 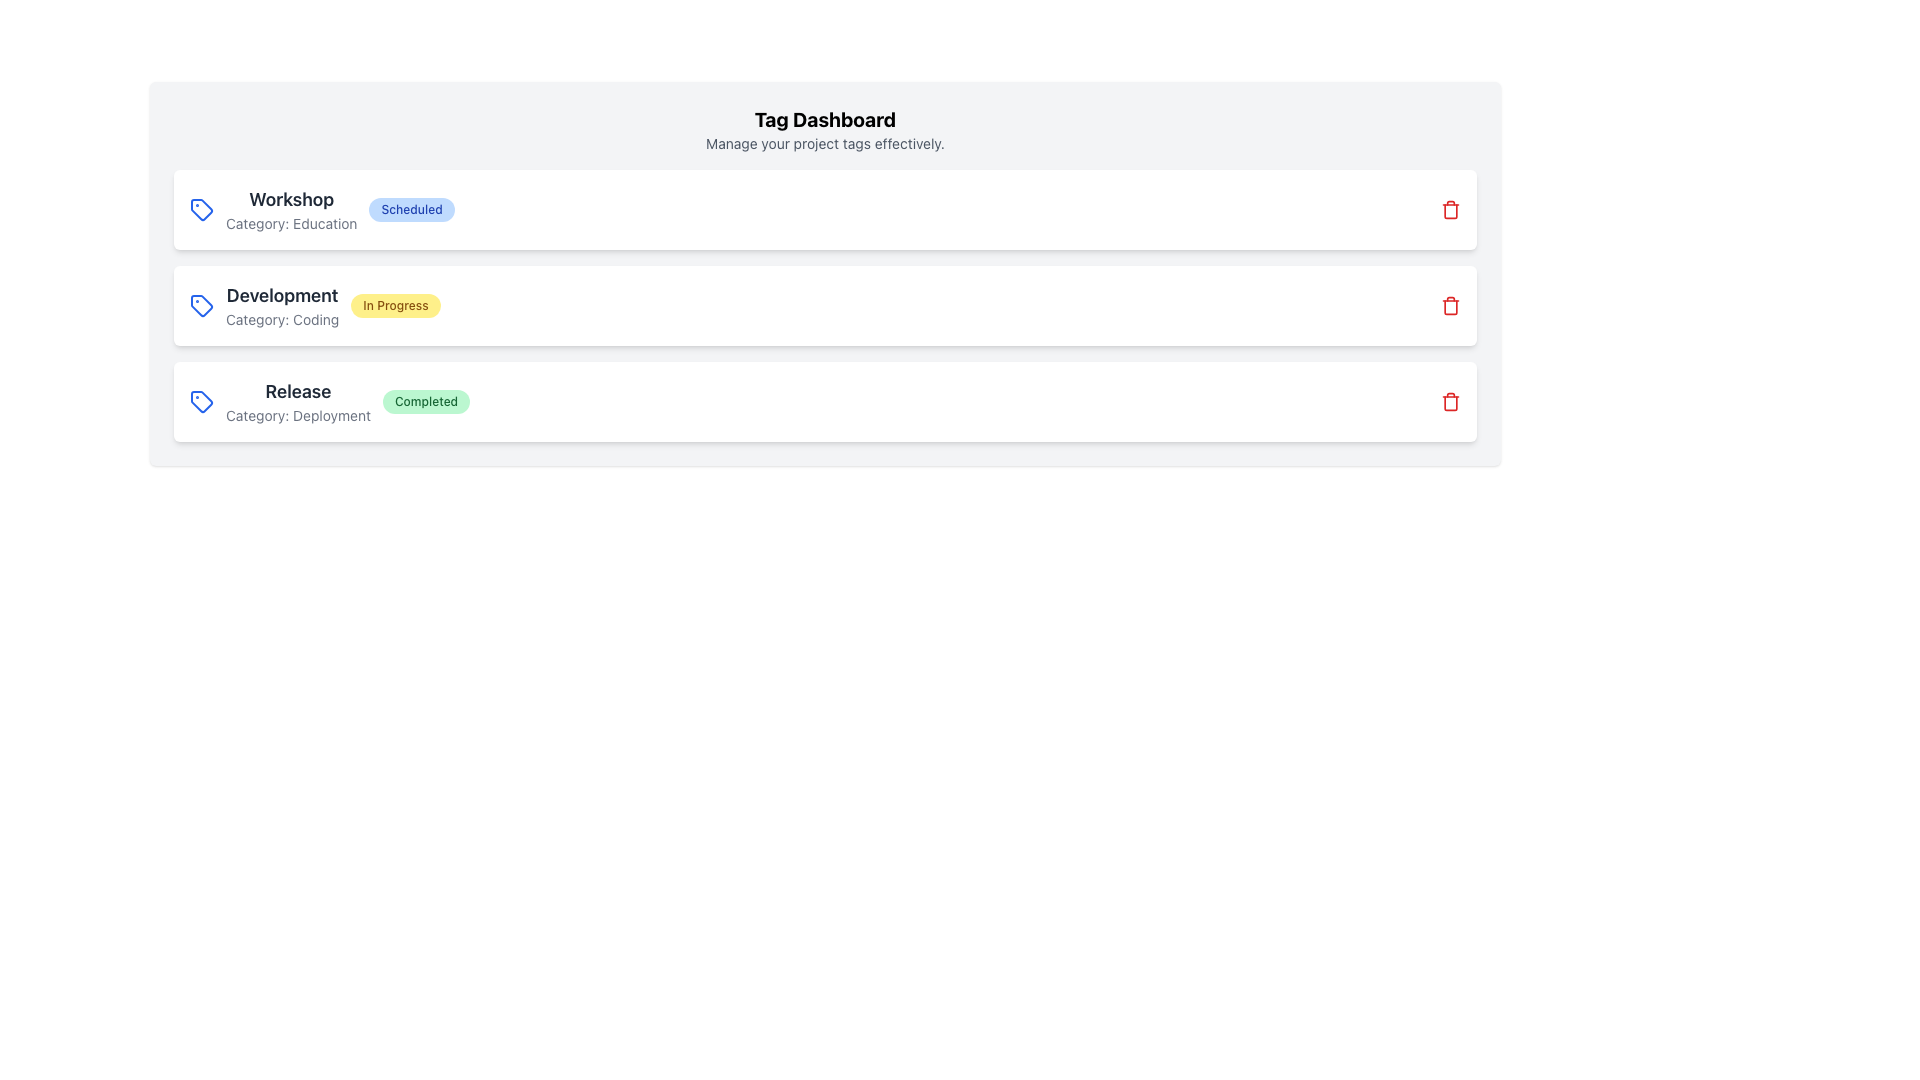 What do you see at coordinates (825, 130) in the screenshot?
I see `informational header text that introduces the purpose of the page for managing project tags, located at the top of the dashboard interface` at bounding box center [825, 130].